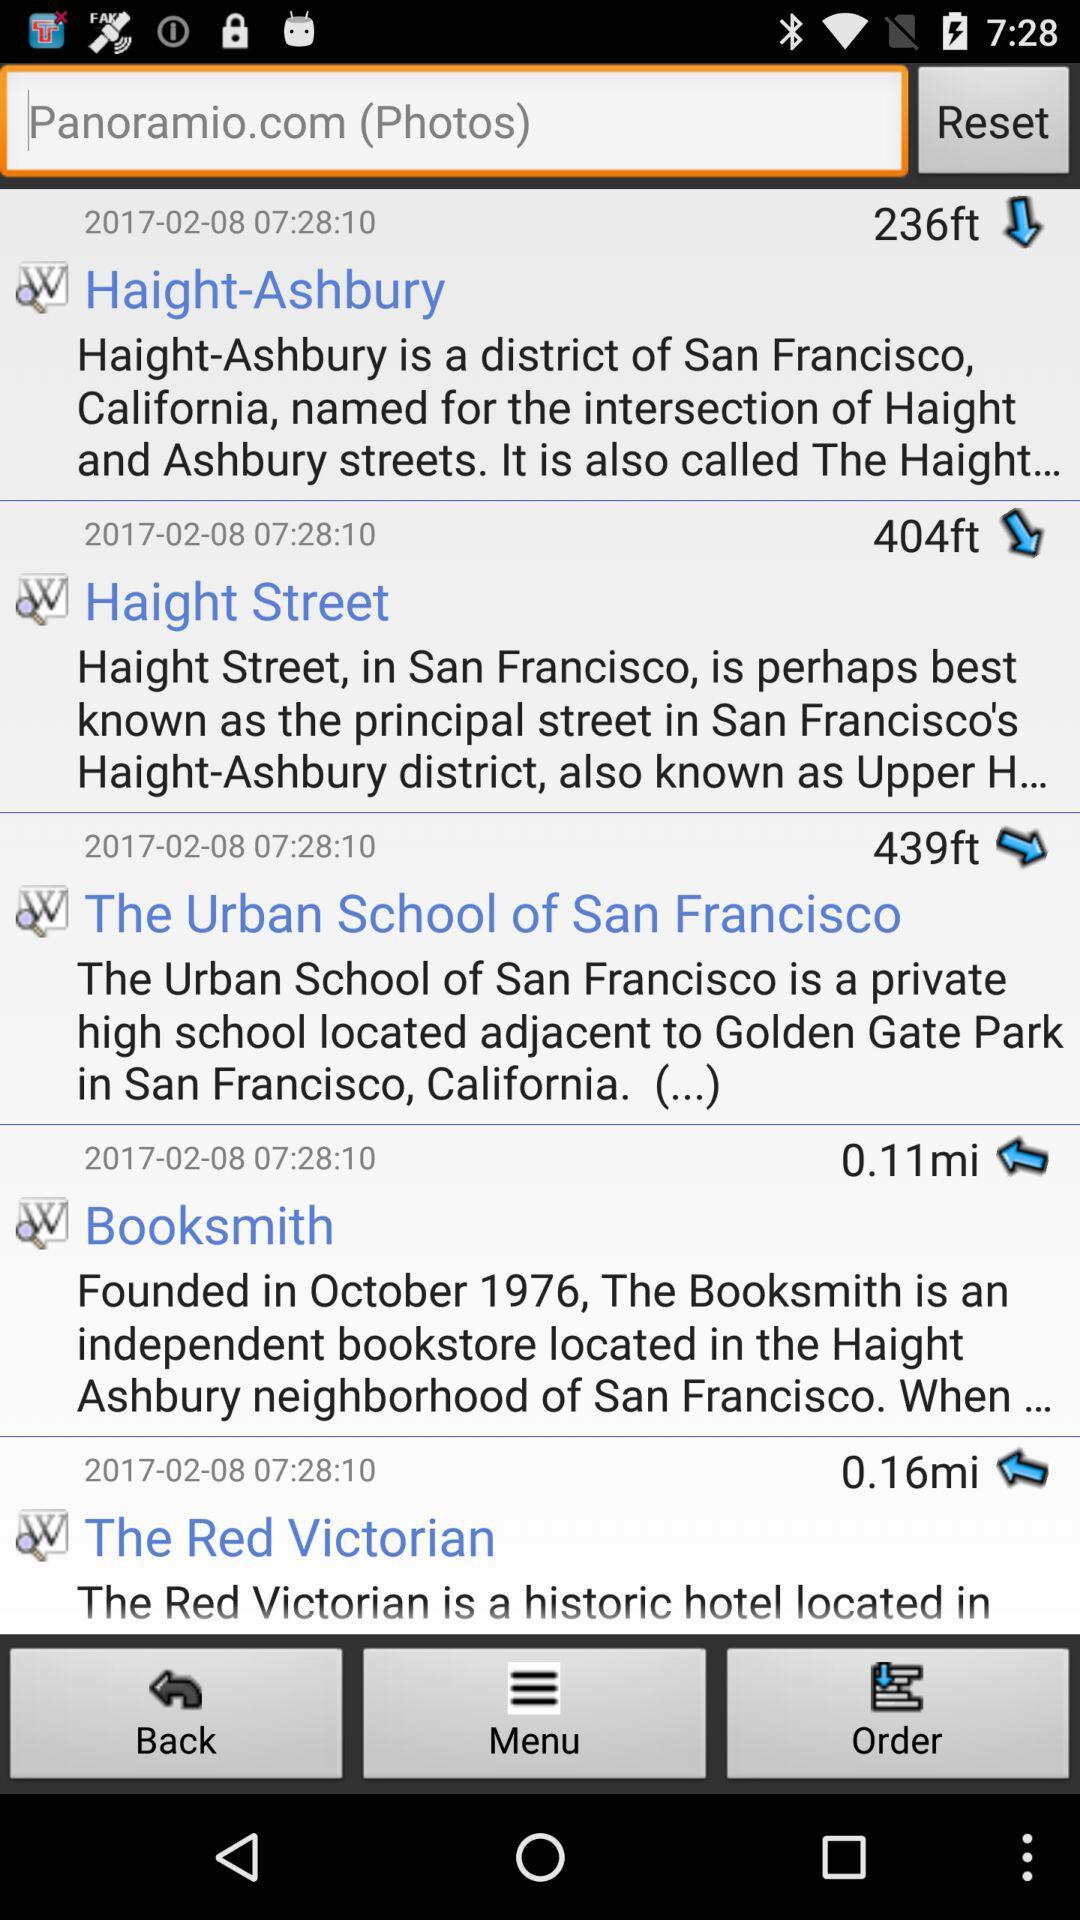 The height and width of the screenshot is (1920, 1080). What do you see at coordinates (42, 191) in the screenshot?
I see `the app to the left of 2017 02 08` at bounding box center [42, 191].